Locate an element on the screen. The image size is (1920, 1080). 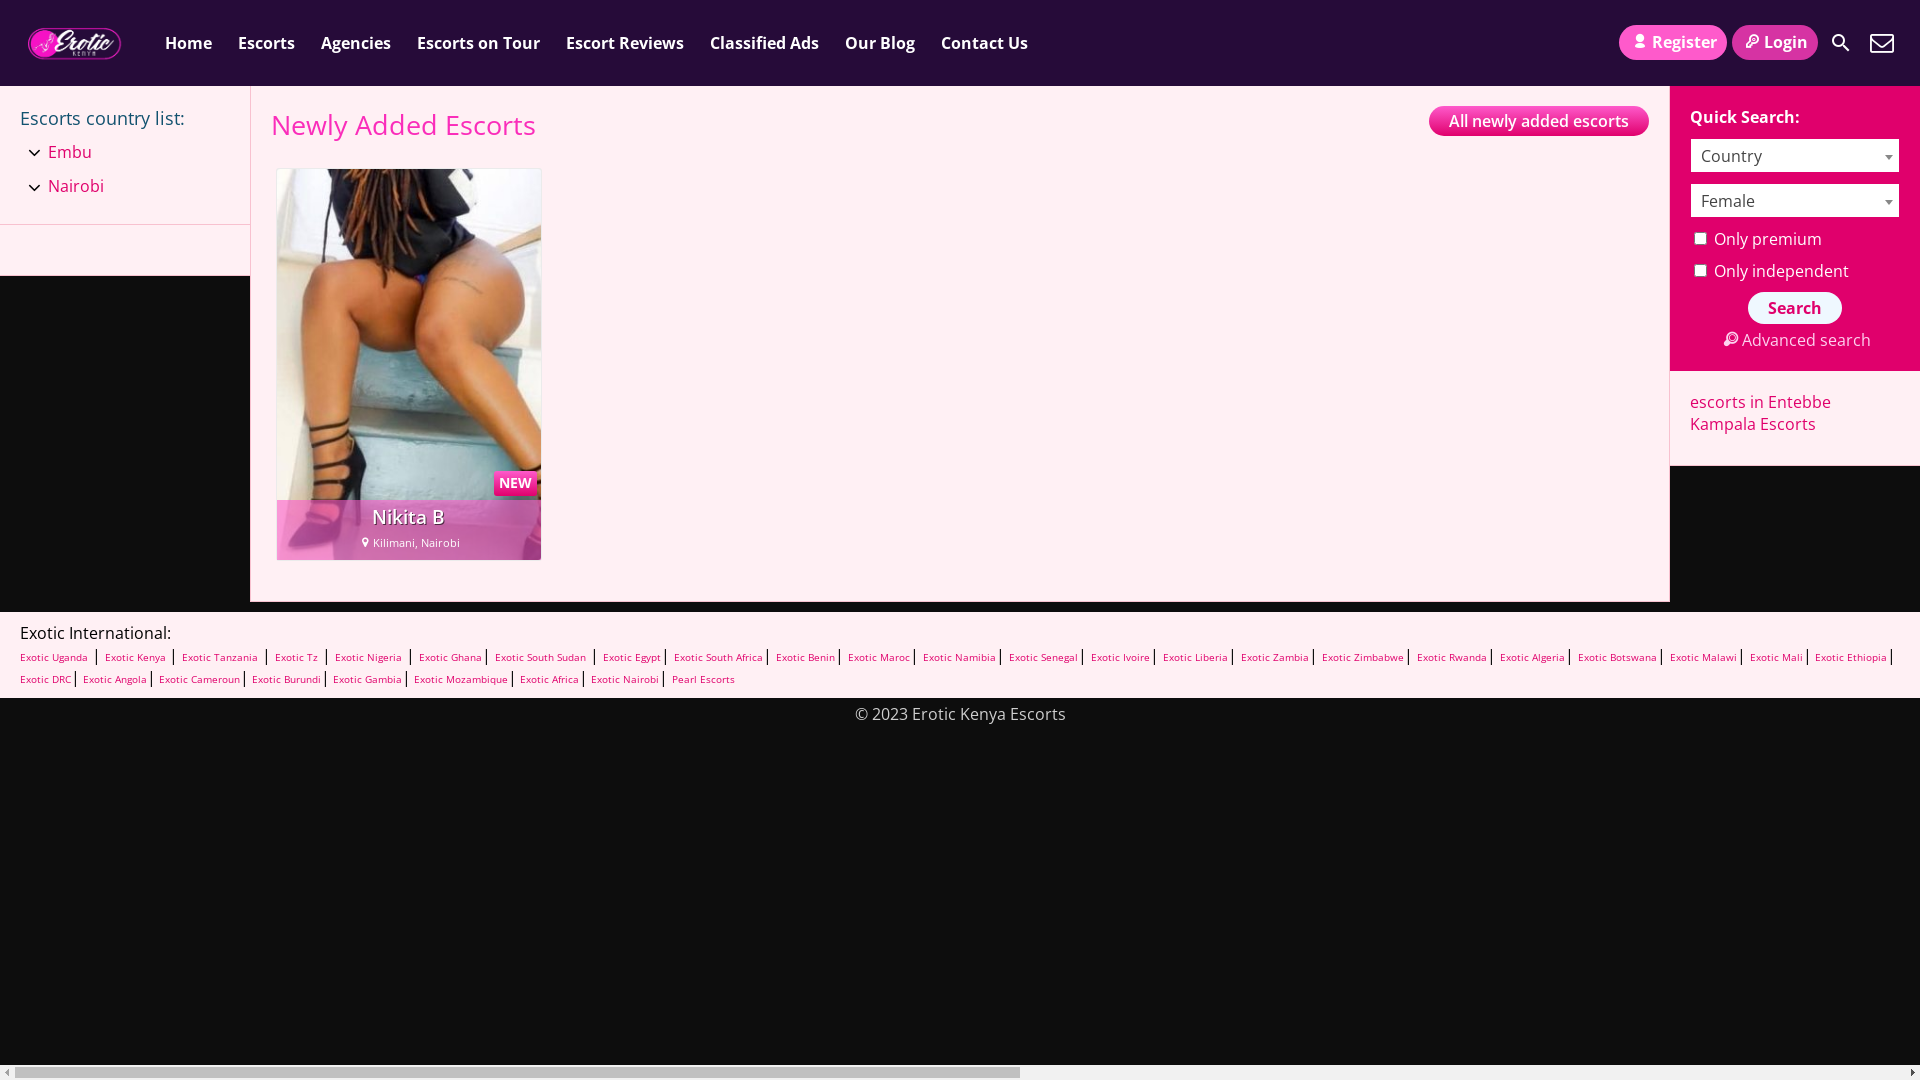
'Exotic Uganda' is located at coordinates (53, 656).